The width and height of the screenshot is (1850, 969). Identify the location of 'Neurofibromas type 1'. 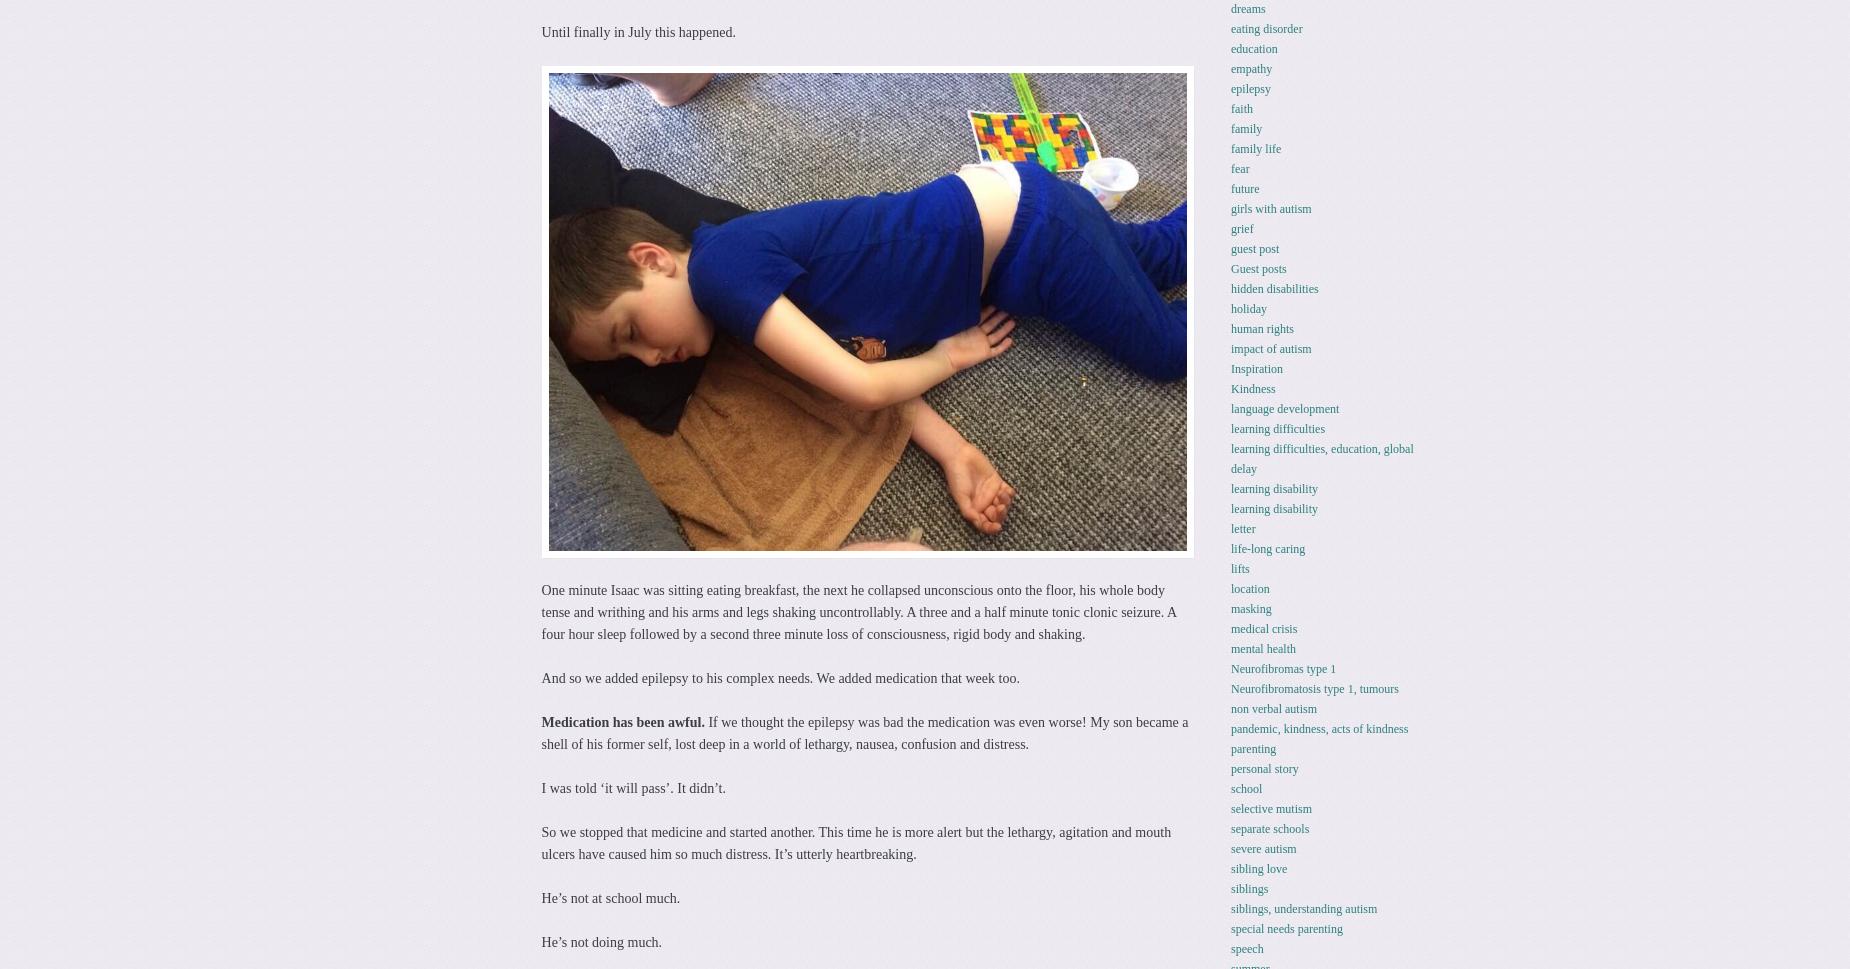
(1282, 667).